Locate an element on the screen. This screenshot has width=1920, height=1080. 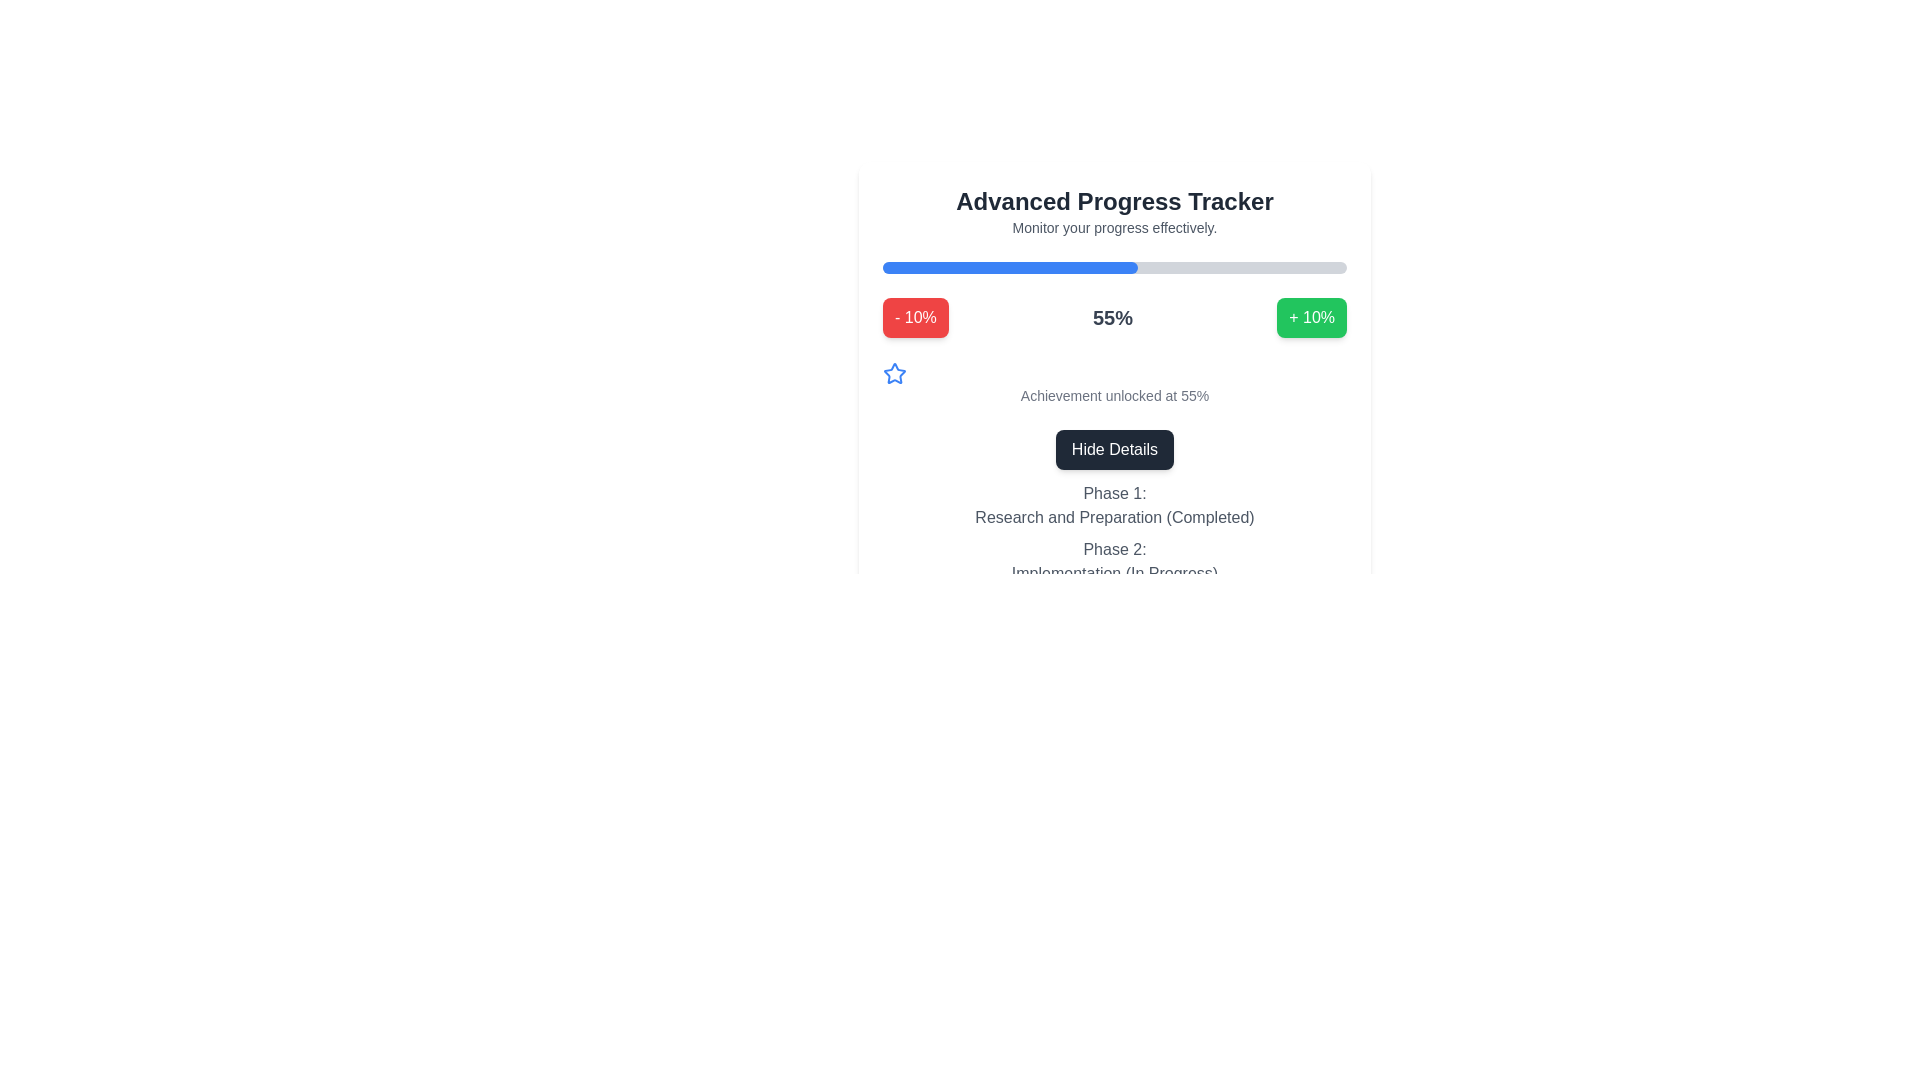
the progress bar segment indicating current progress towards a goal, which is visually represented below the title '55%' within the progress tracker component is located at coordinates (1010, 266).